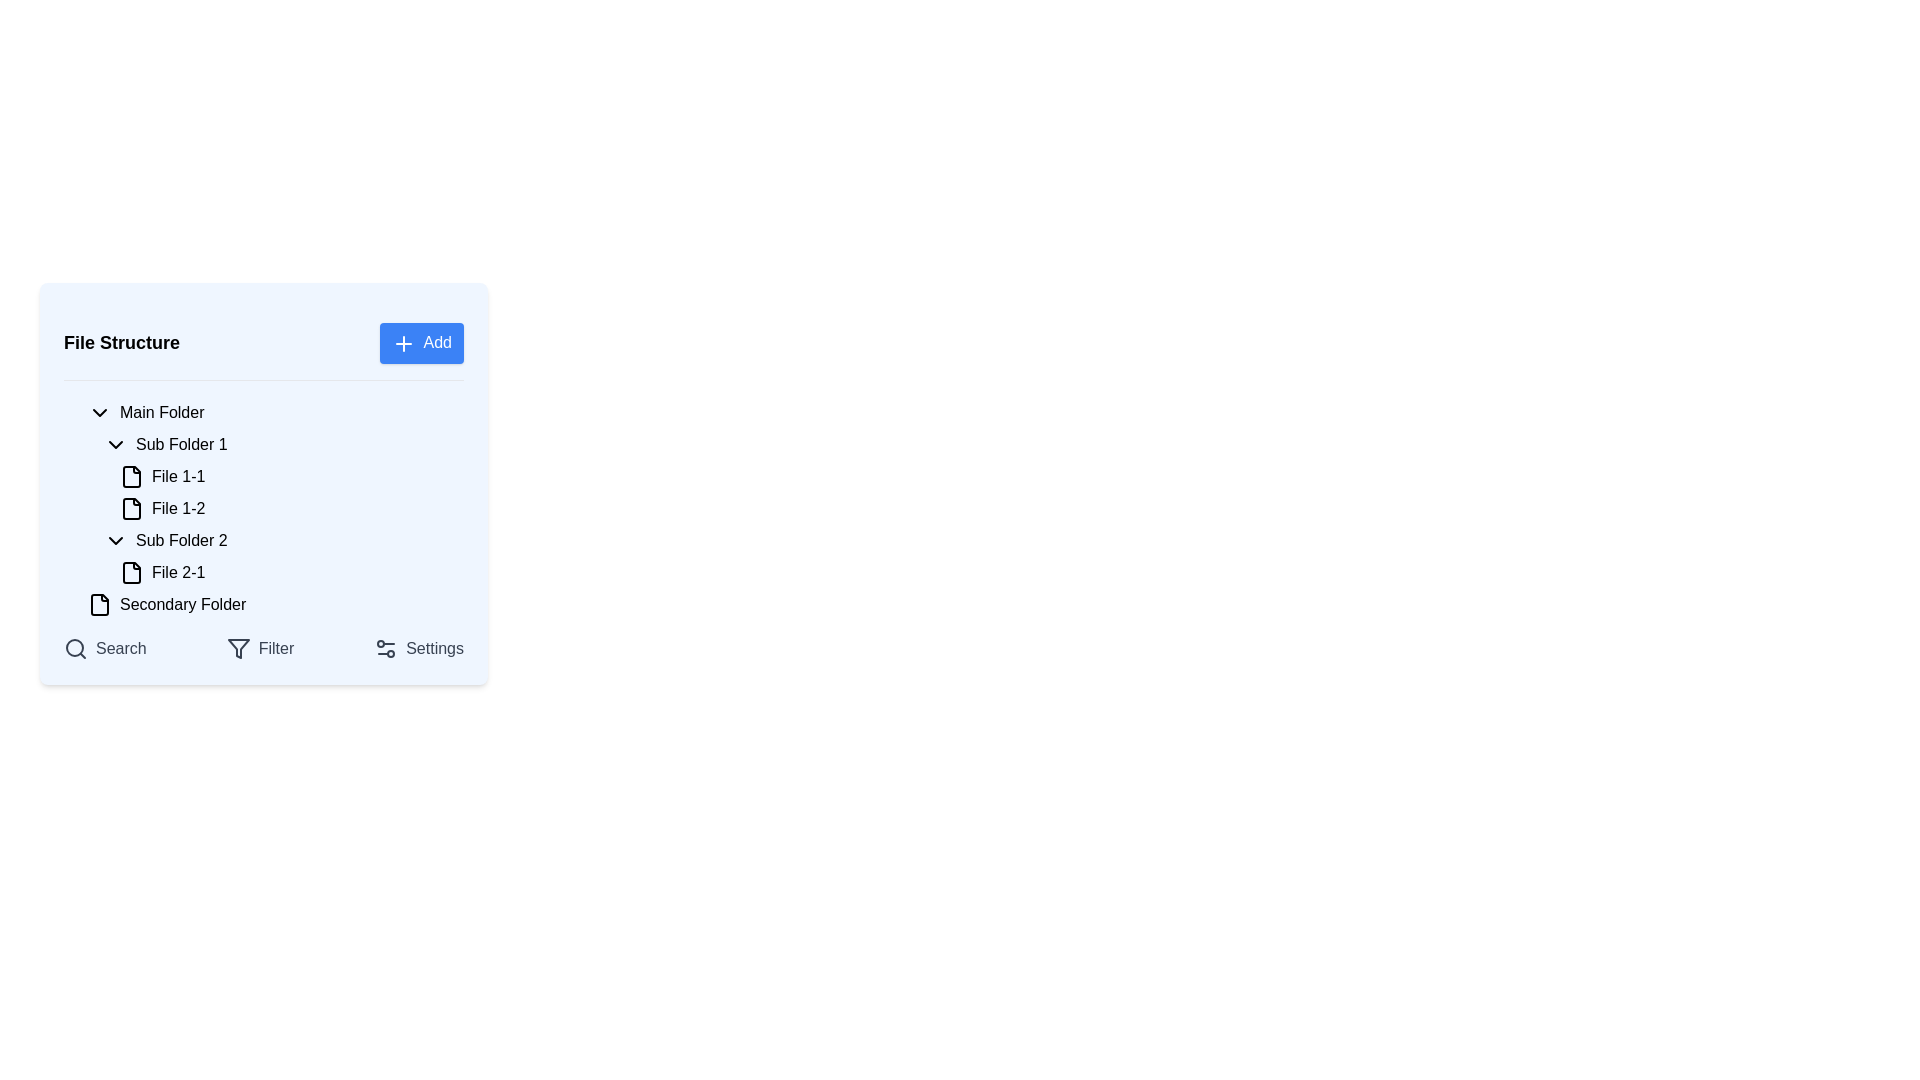 The height and width of the screenshot is (1080, 1920). I want to click on the text label reading 'Sub Folder 2', so click(181, 540).